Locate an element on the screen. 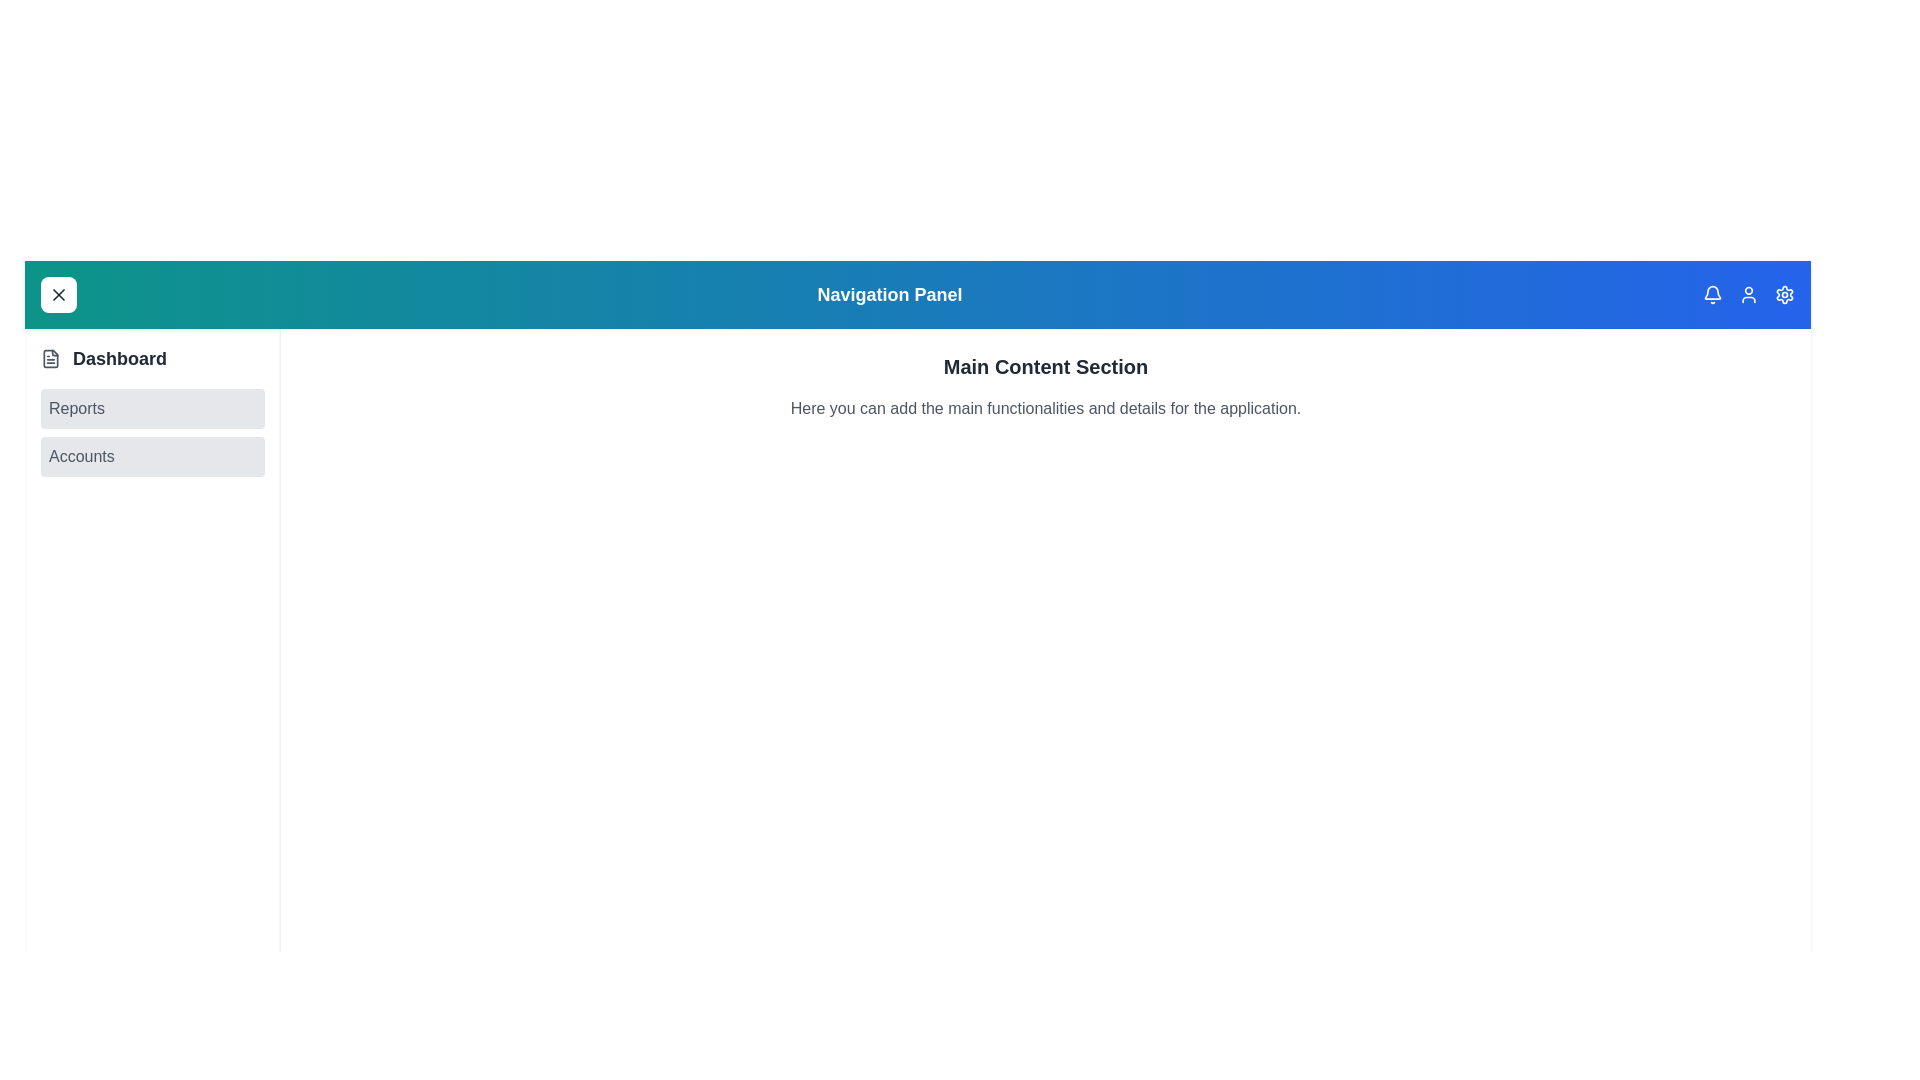 The height and width of the screenshot is (1080, 1920). the settings cogwheel icon located in the top-right corner of the navigation bar is located at coordinates (1785, 294).